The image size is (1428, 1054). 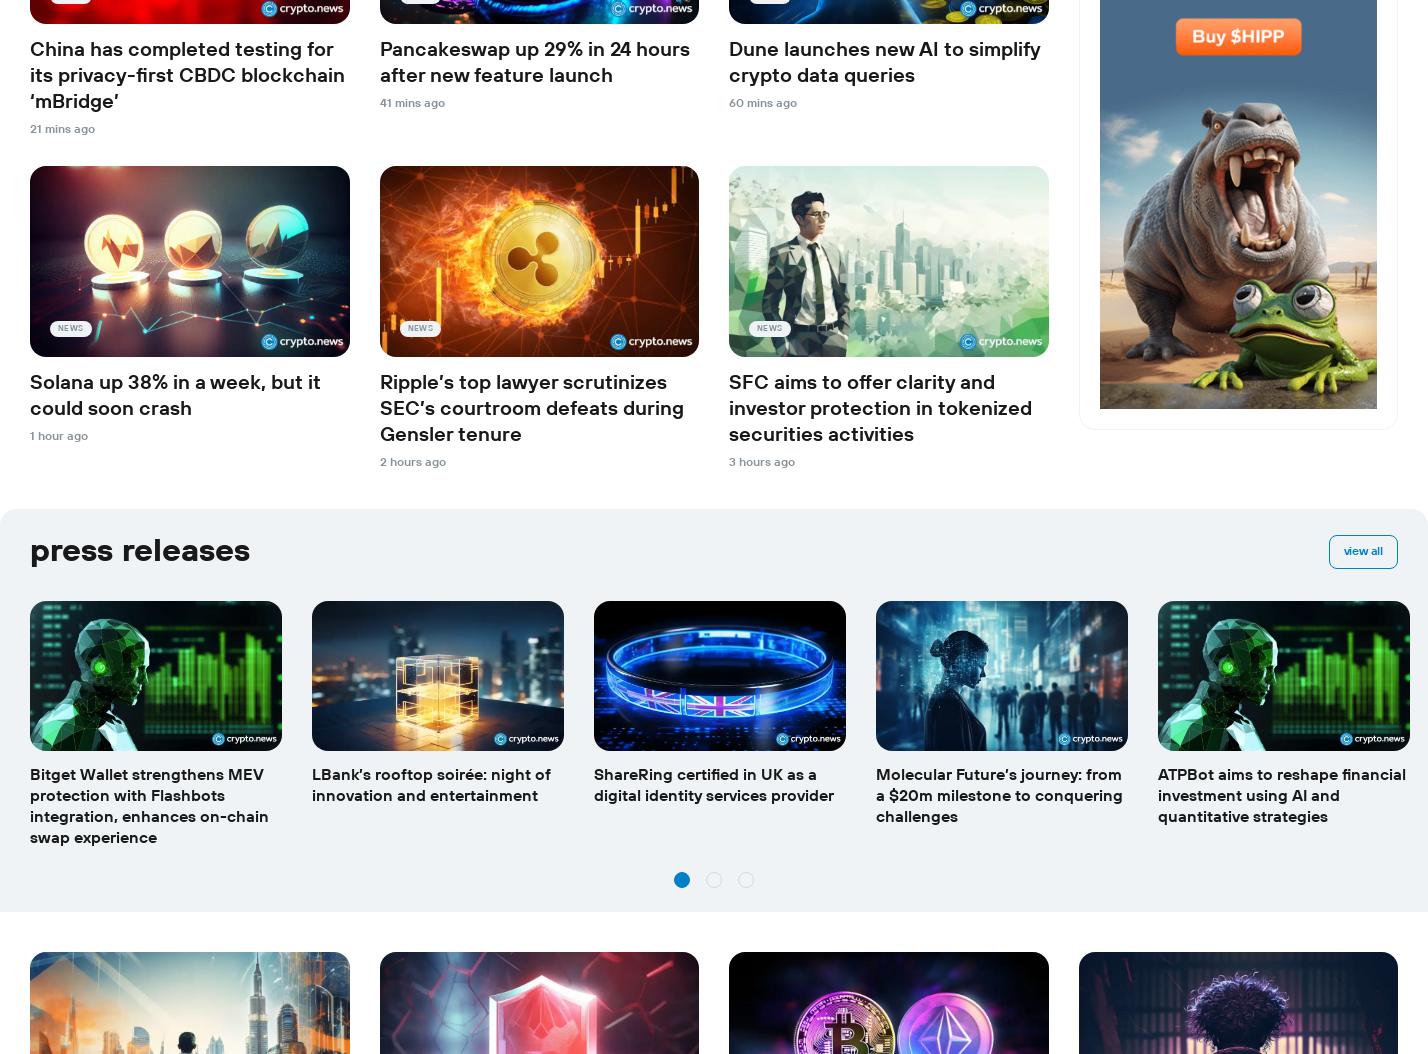 I want to click on 'Ripple’s top lawyer scrutinizes SEC’s courtroom defeats during Gensler tenure', so click(x=378, y=407).